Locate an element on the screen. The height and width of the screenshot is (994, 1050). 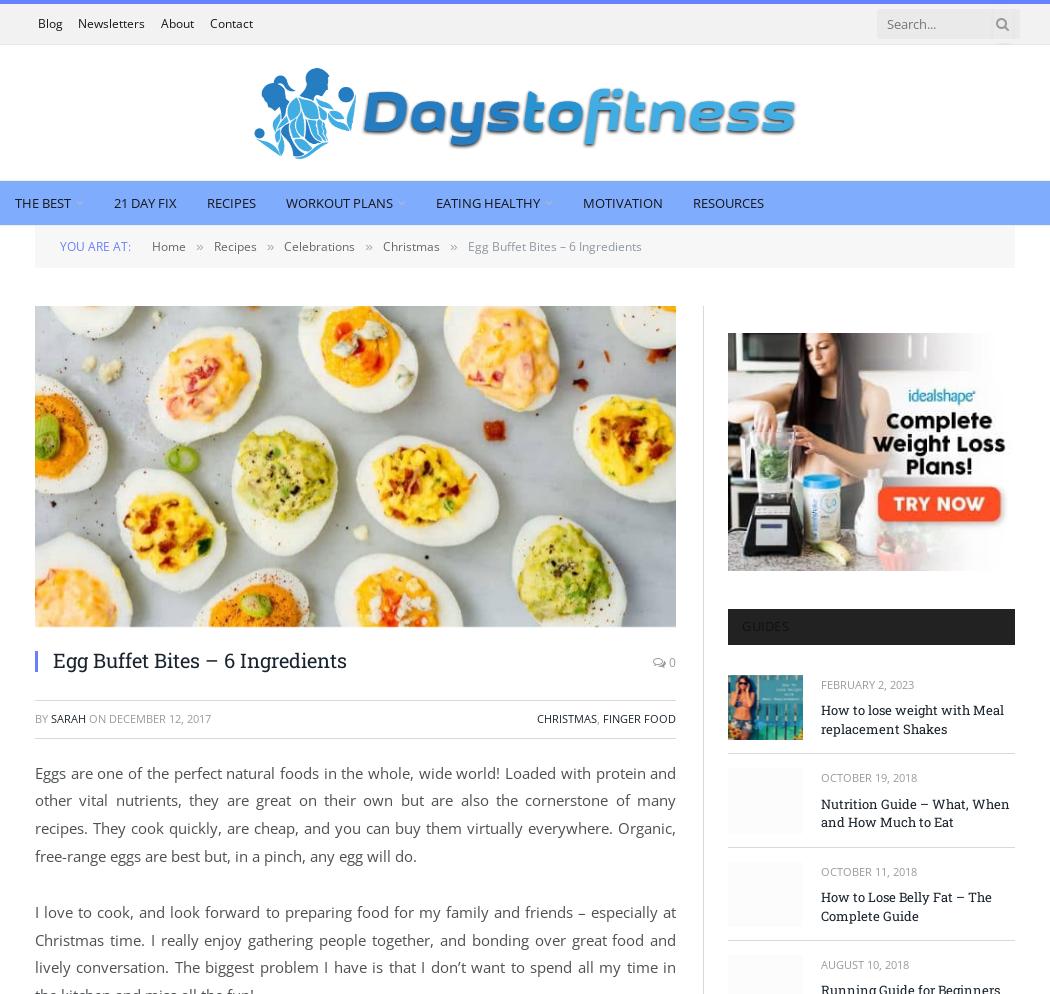
'Finger Food' is located at coordinates (638, 718).